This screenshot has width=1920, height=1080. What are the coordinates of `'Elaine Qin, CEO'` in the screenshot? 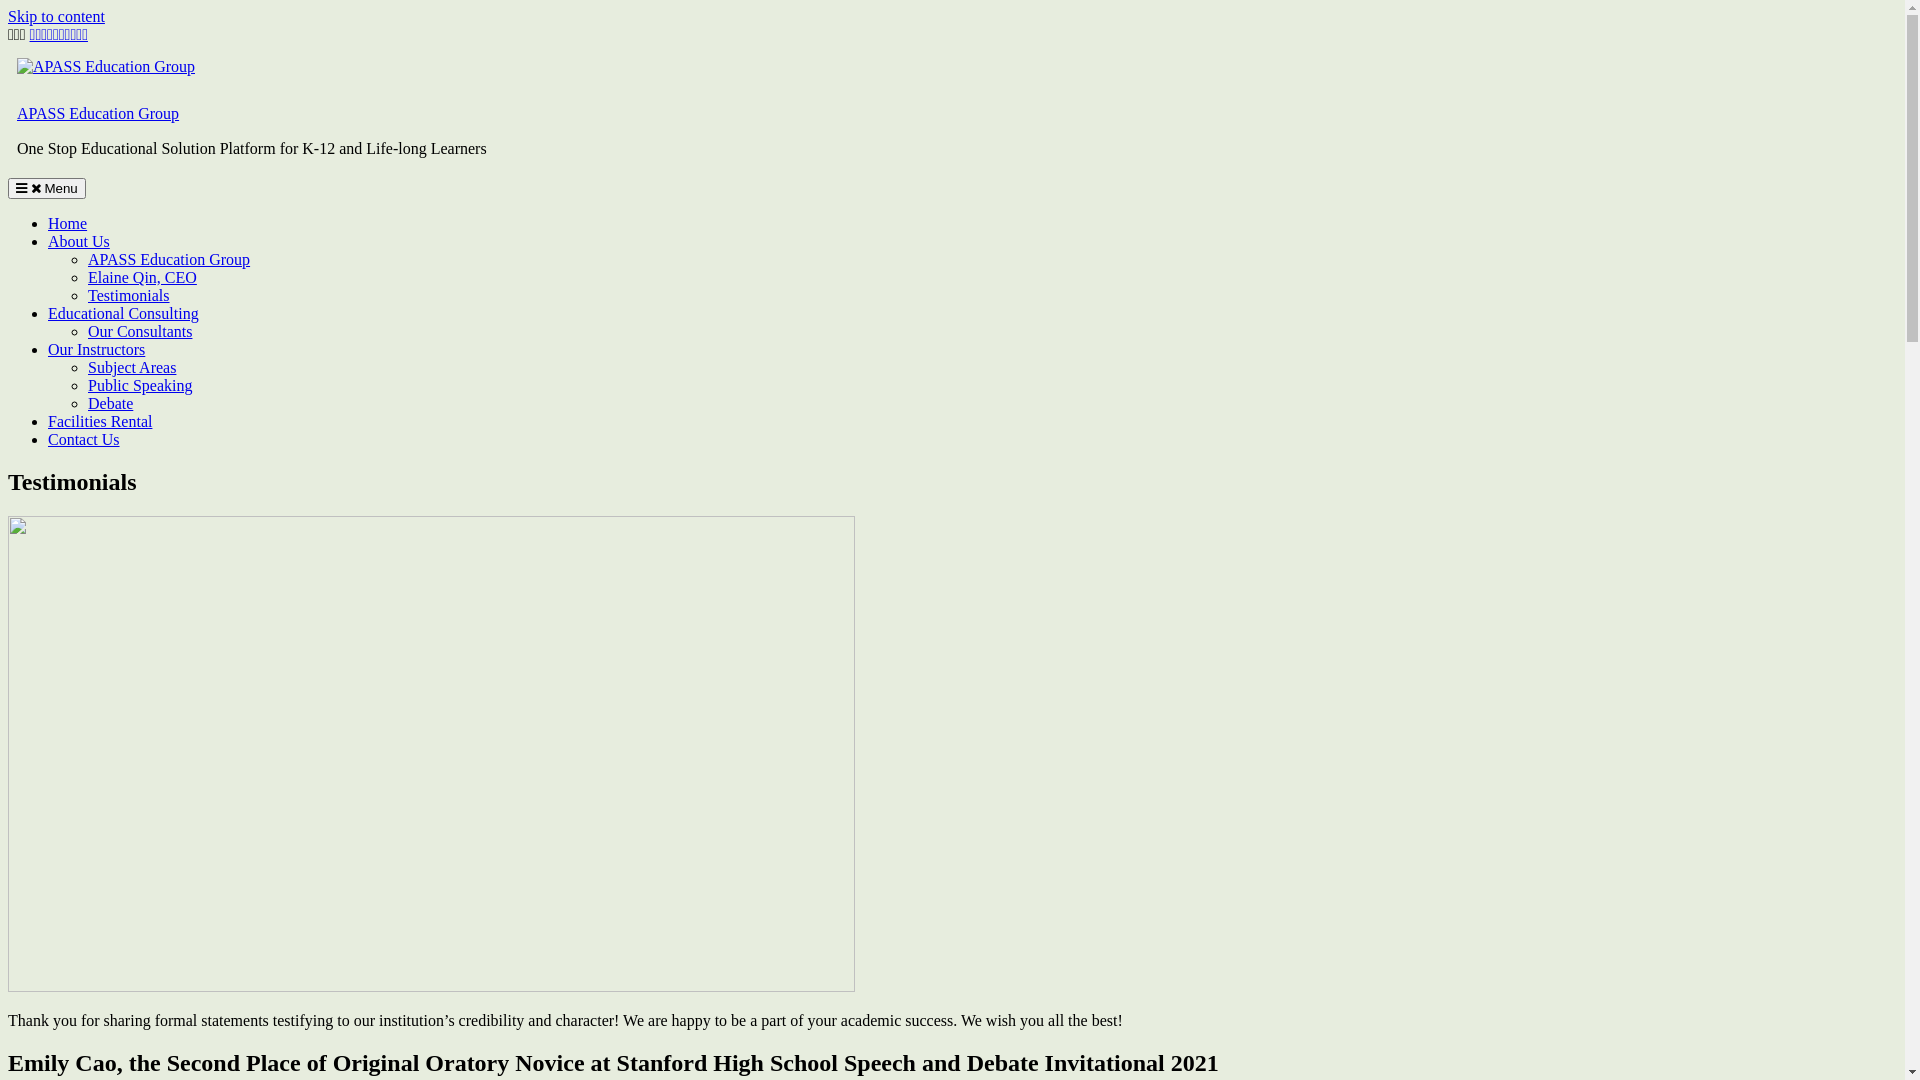 It's located at (141, 277).